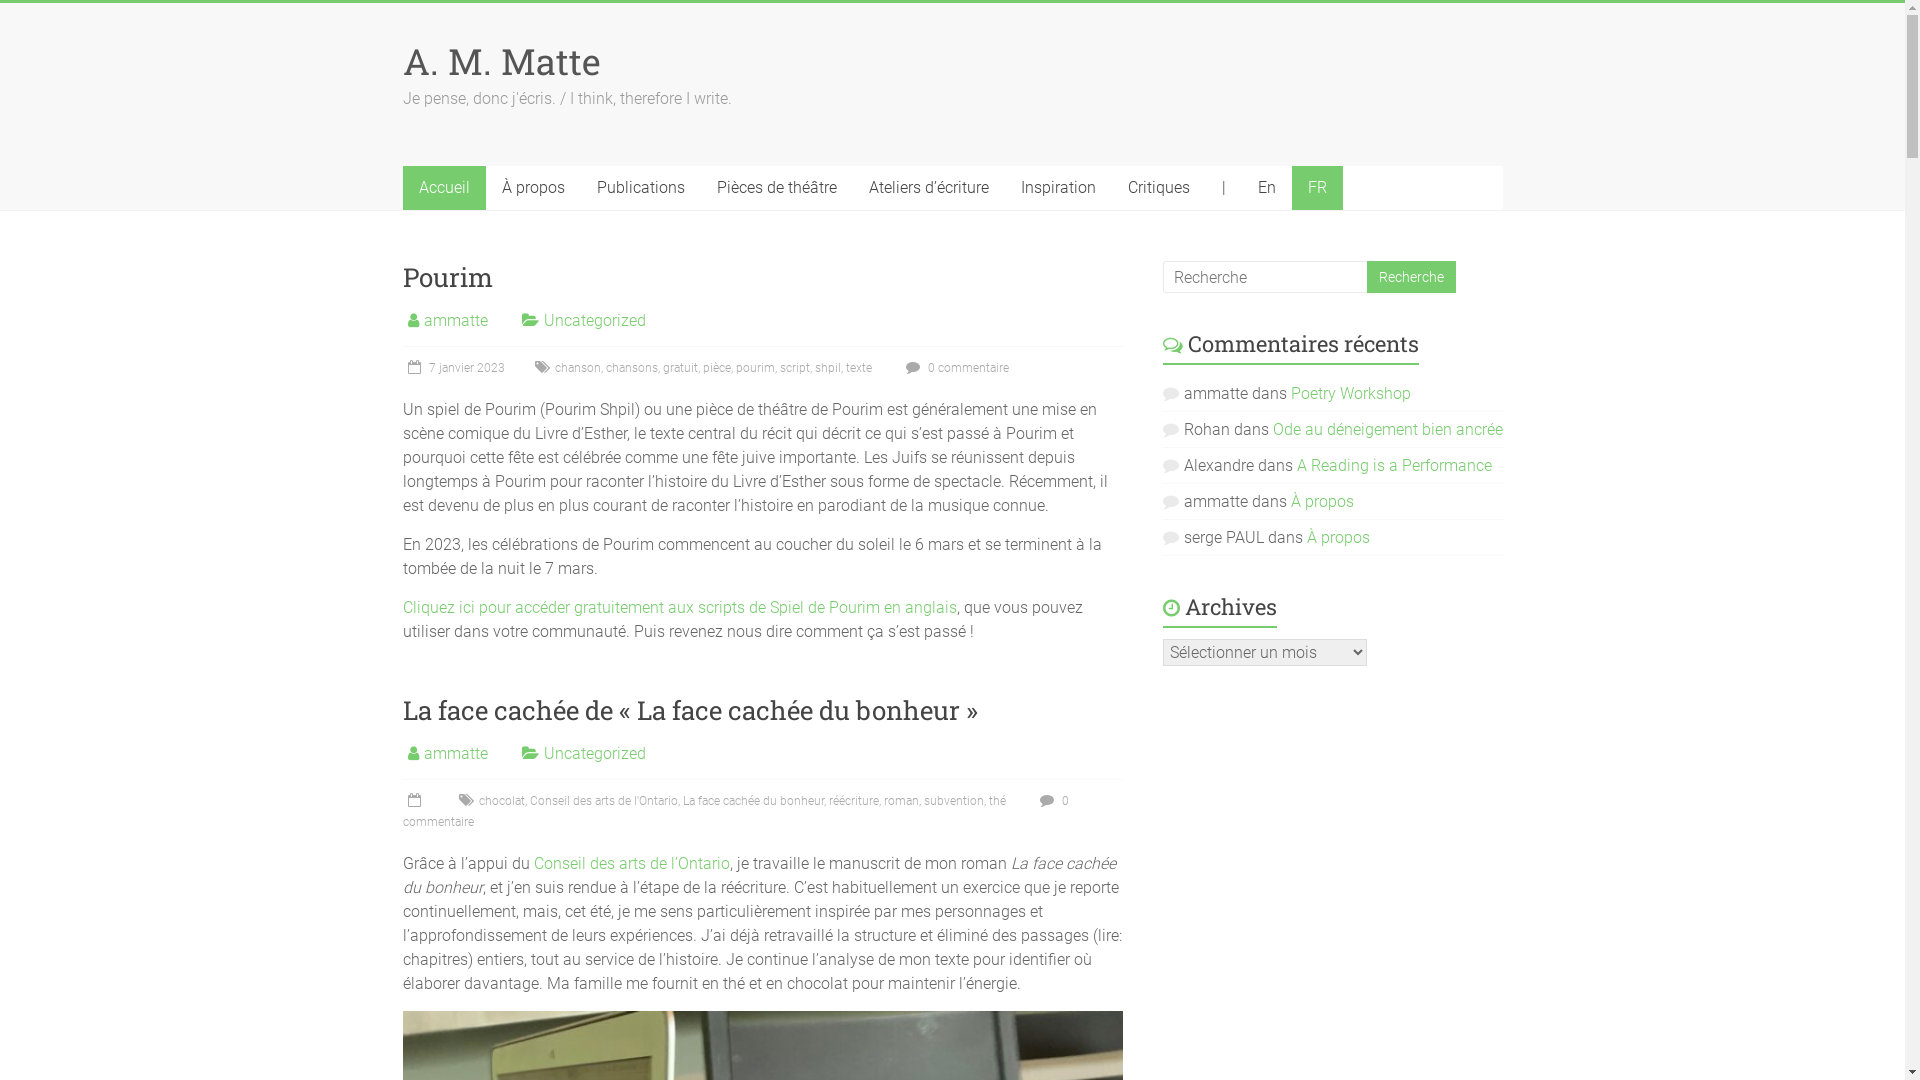  Describe the element at coordinates (631, 367) in the screenshot. I see `'chansons'` at that location.